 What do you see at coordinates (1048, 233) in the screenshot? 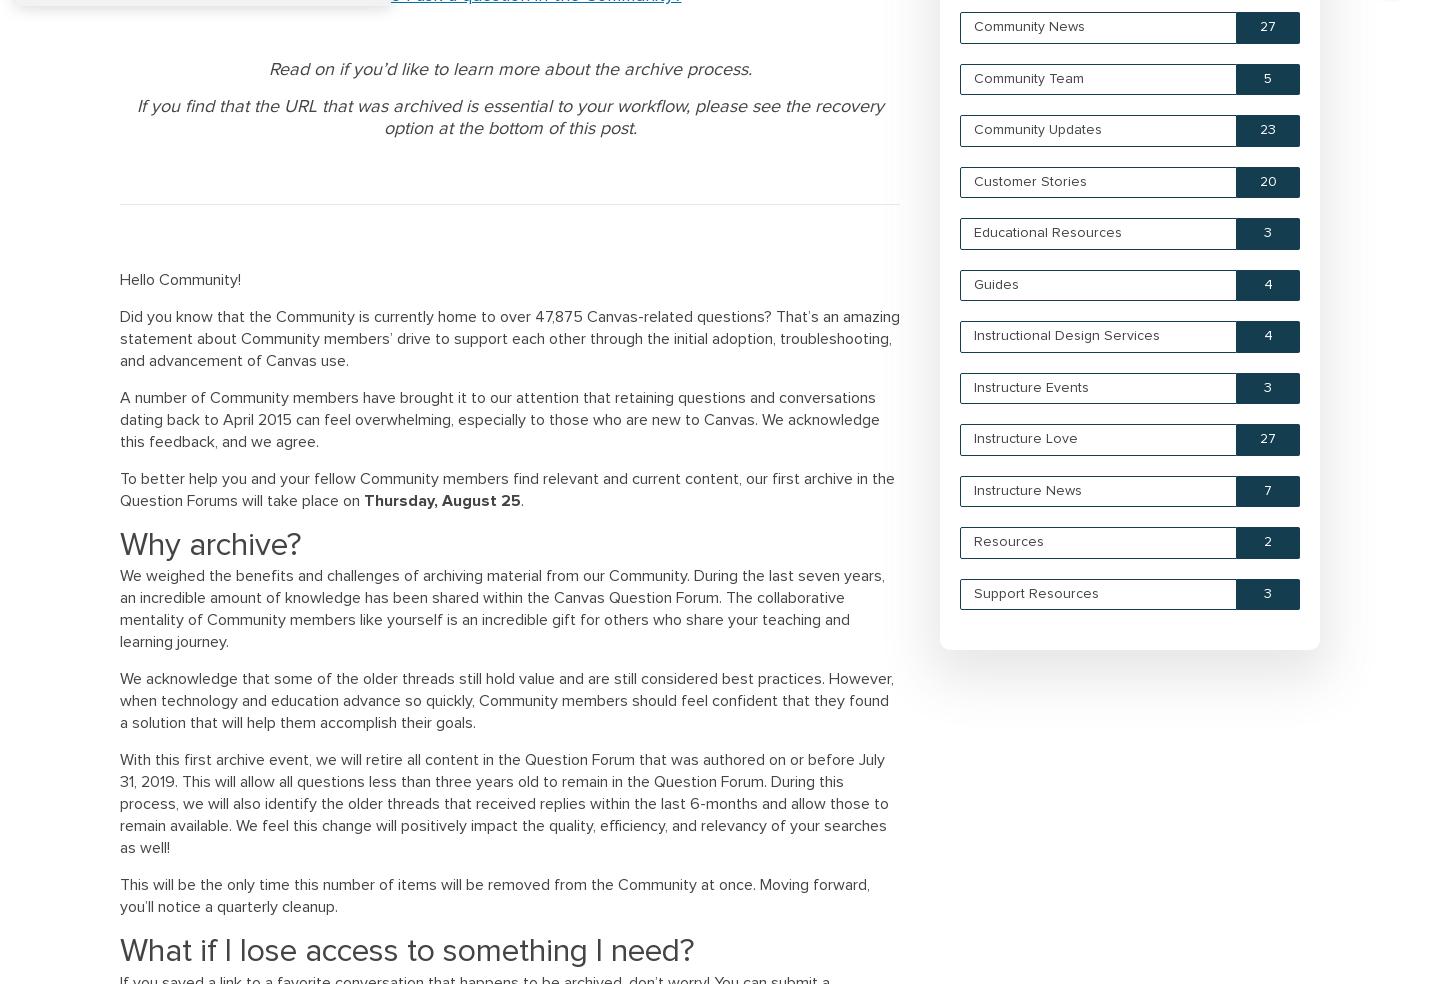
I see `'Educational Resources'` at bounding box center [1048, 233].